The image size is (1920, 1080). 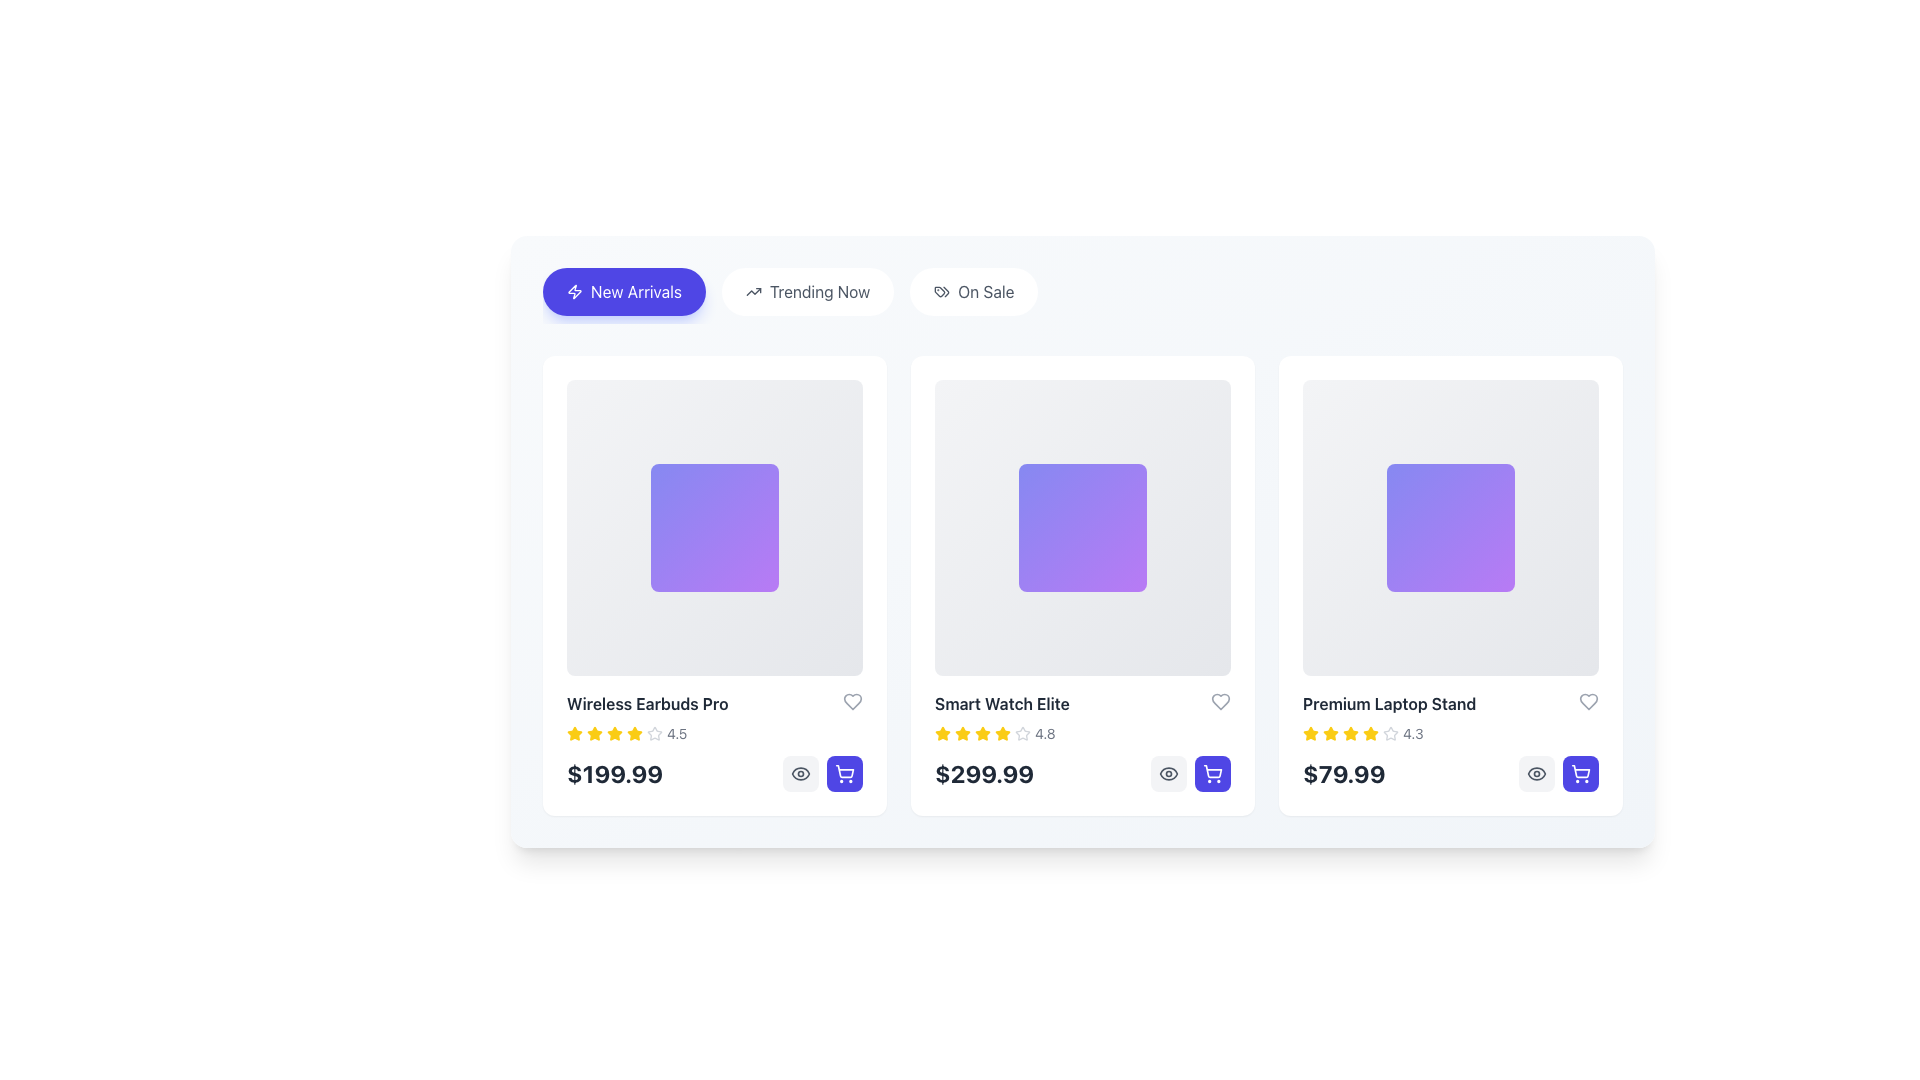 I want to click on the rounded rectangular button with a purple background and white shopping cart icon, so click(x=1212, y=773).